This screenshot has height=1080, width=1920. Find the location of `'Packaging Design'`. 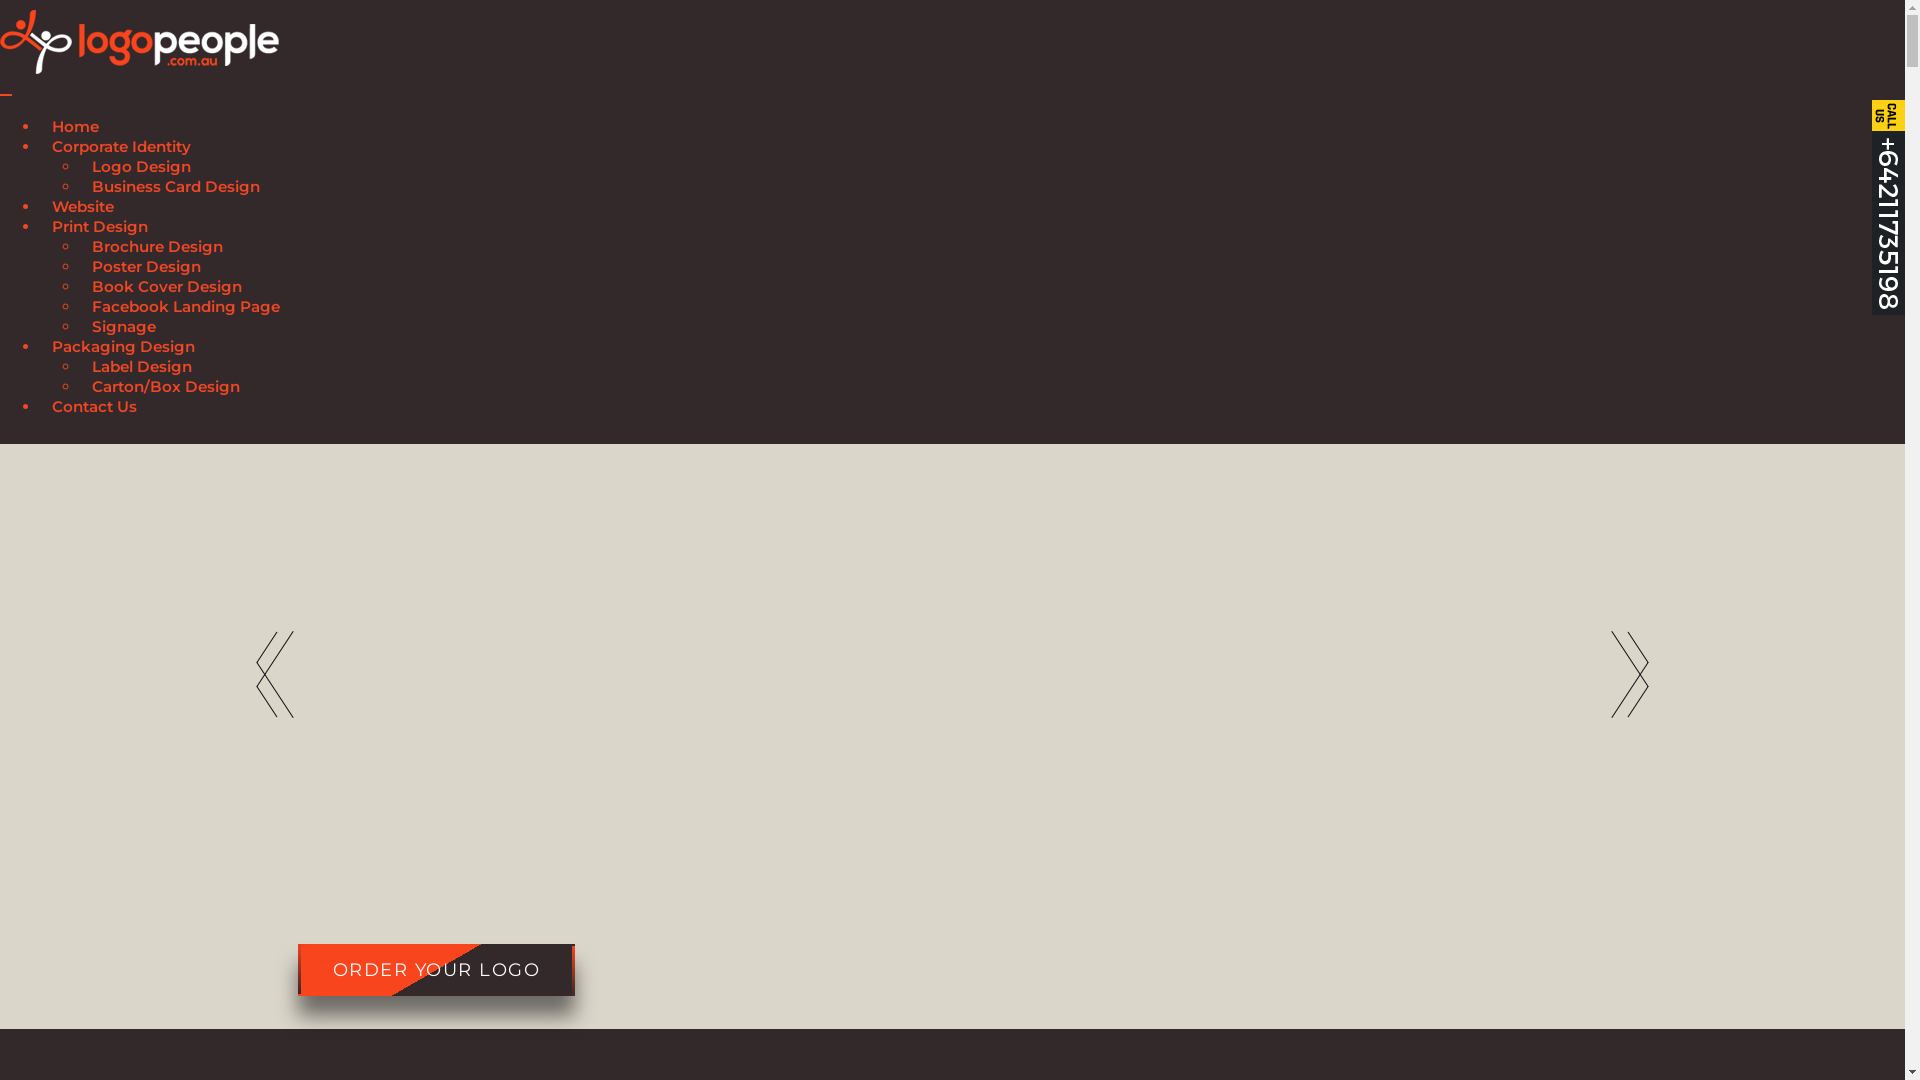

'Packaging Design' is located at coordinates (122, 348).